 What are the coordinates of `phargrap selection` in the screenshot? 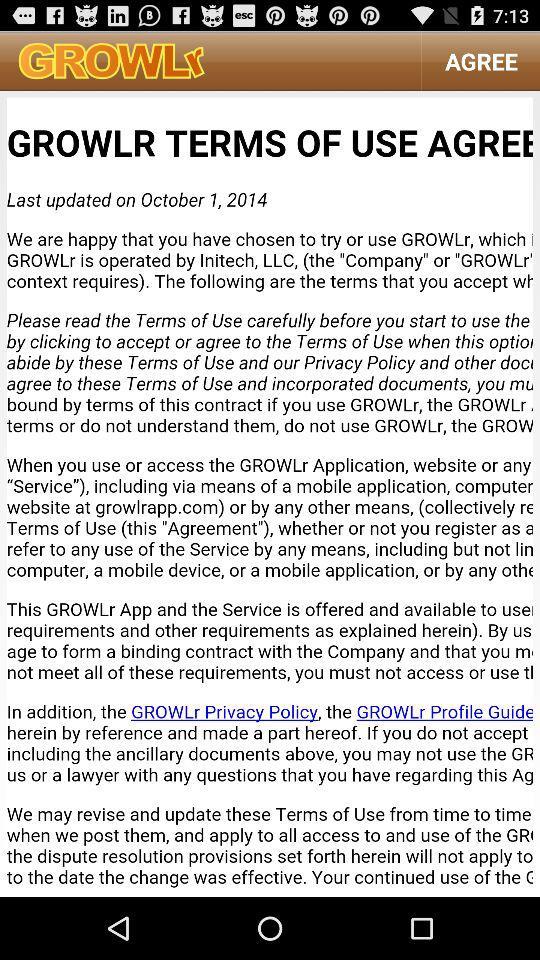 It's located at (270, 492).